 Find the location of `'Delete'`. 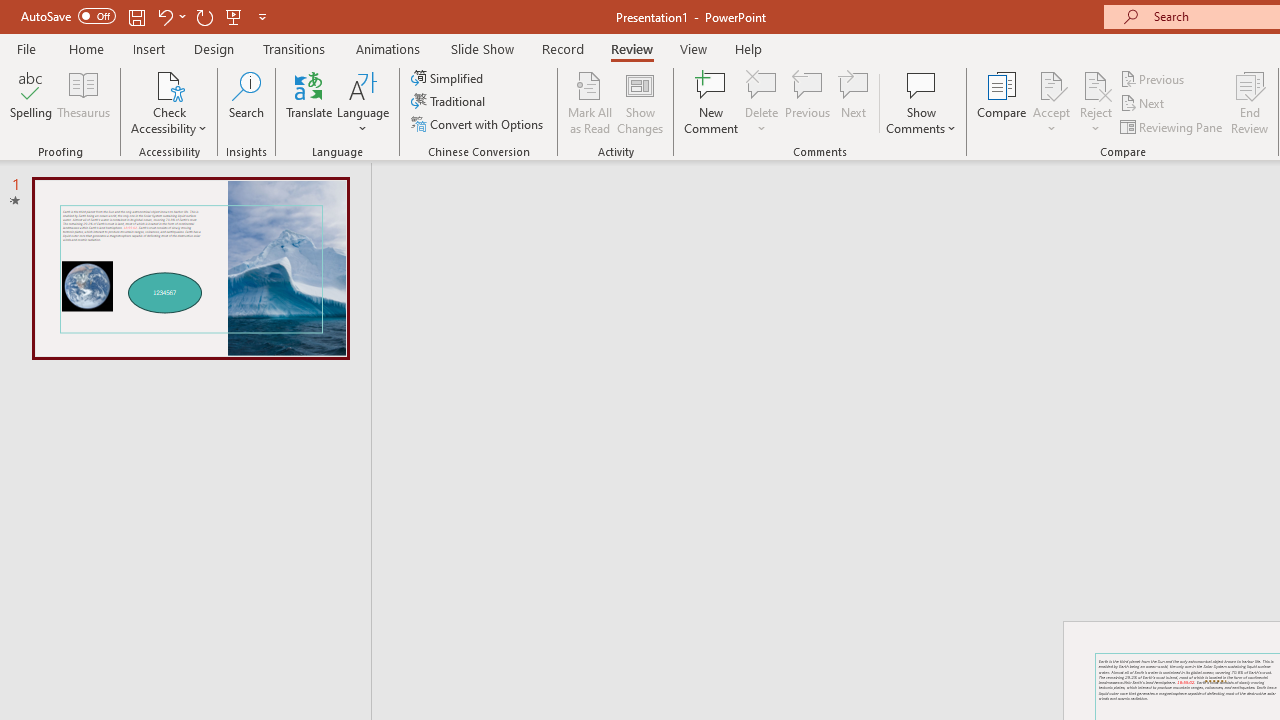

'Delete' is located at coordinates (761, 103).